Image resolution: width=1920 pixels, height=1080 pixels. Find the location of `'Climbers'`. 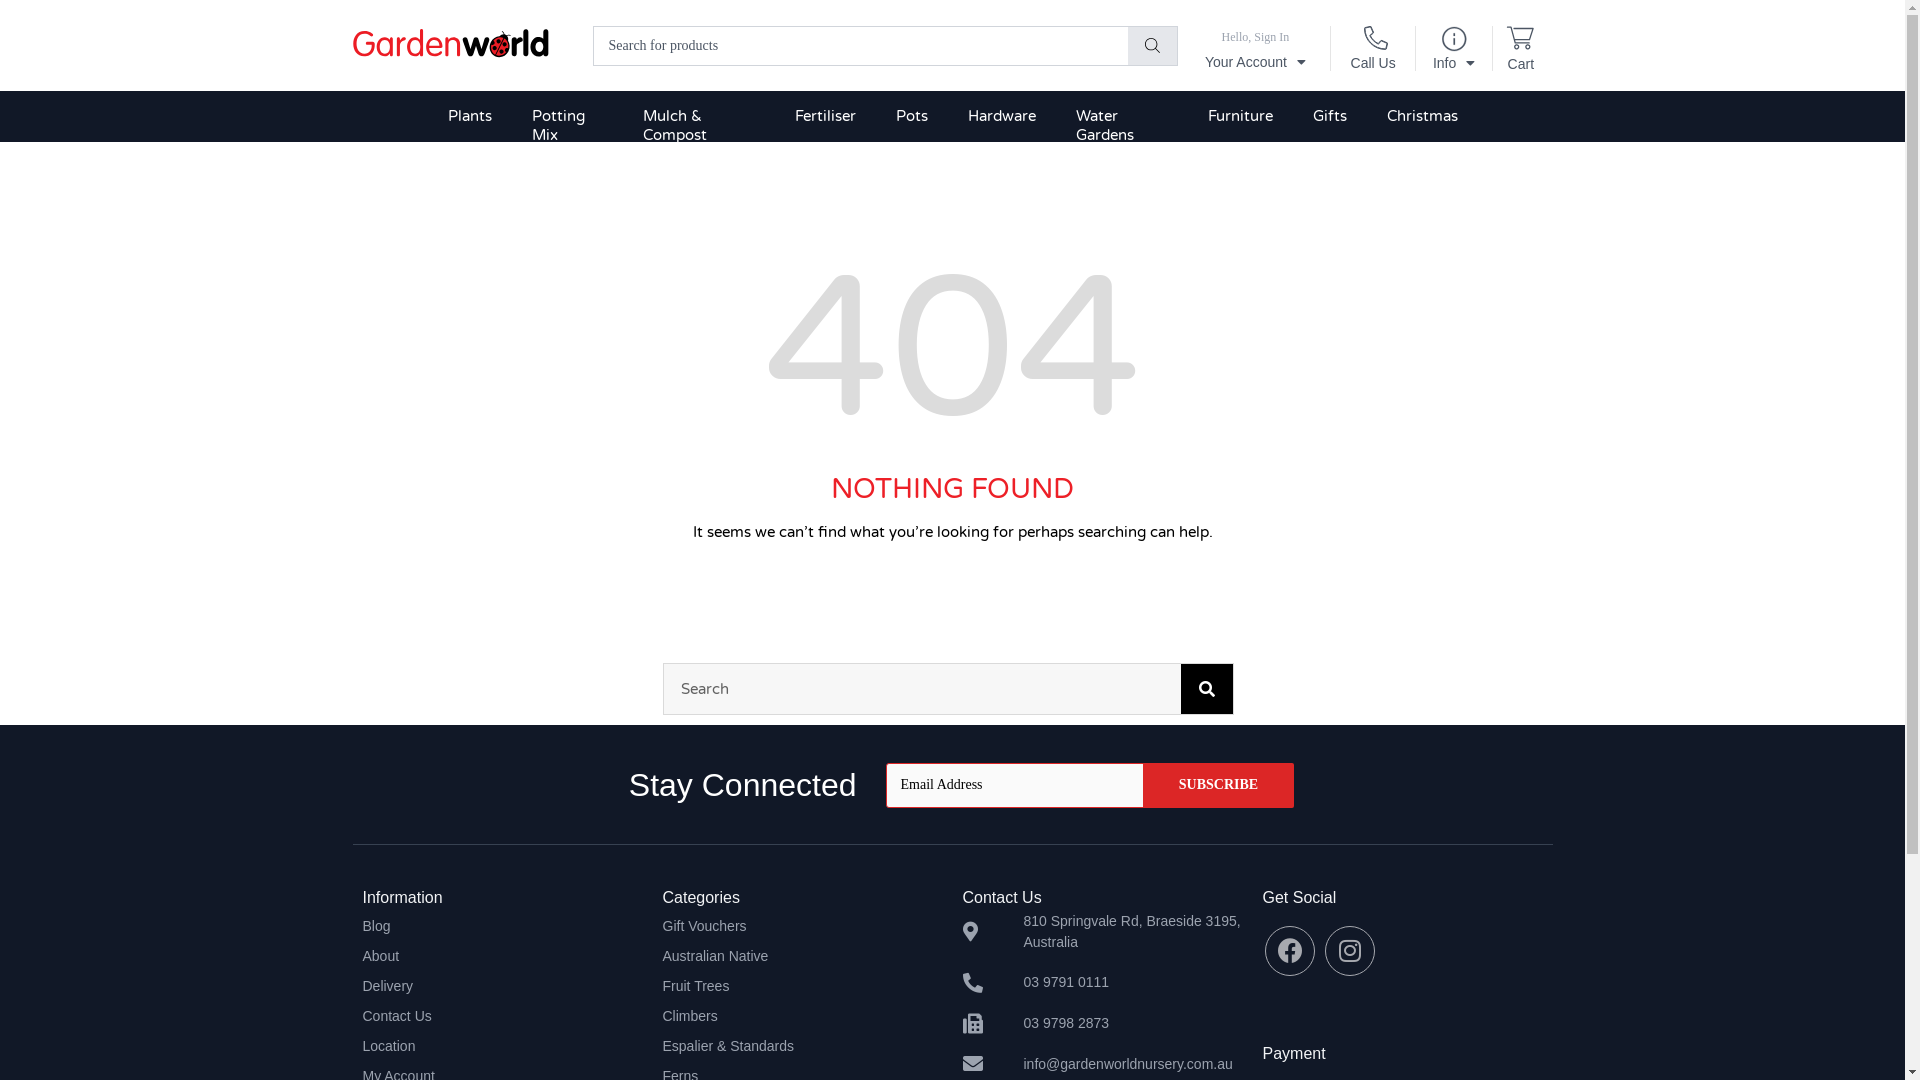

'Climbers' is located at coordinates (662, 1015).